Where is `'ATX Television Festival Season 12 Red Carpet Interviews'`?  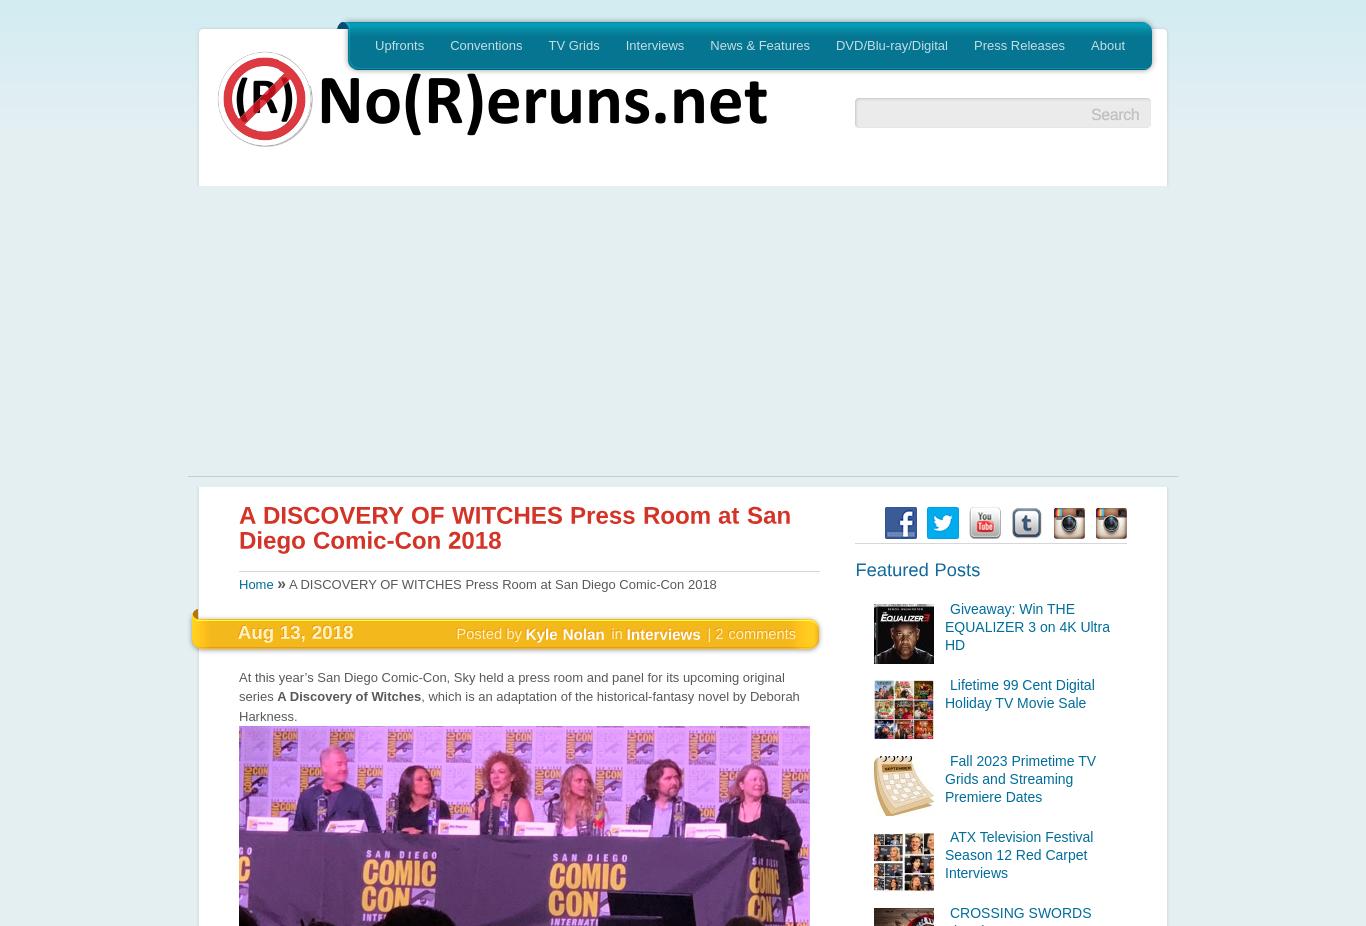
'ATX Television Festival Season 12 Red Carpet Interviews' is located at coordinates (1019, 854).